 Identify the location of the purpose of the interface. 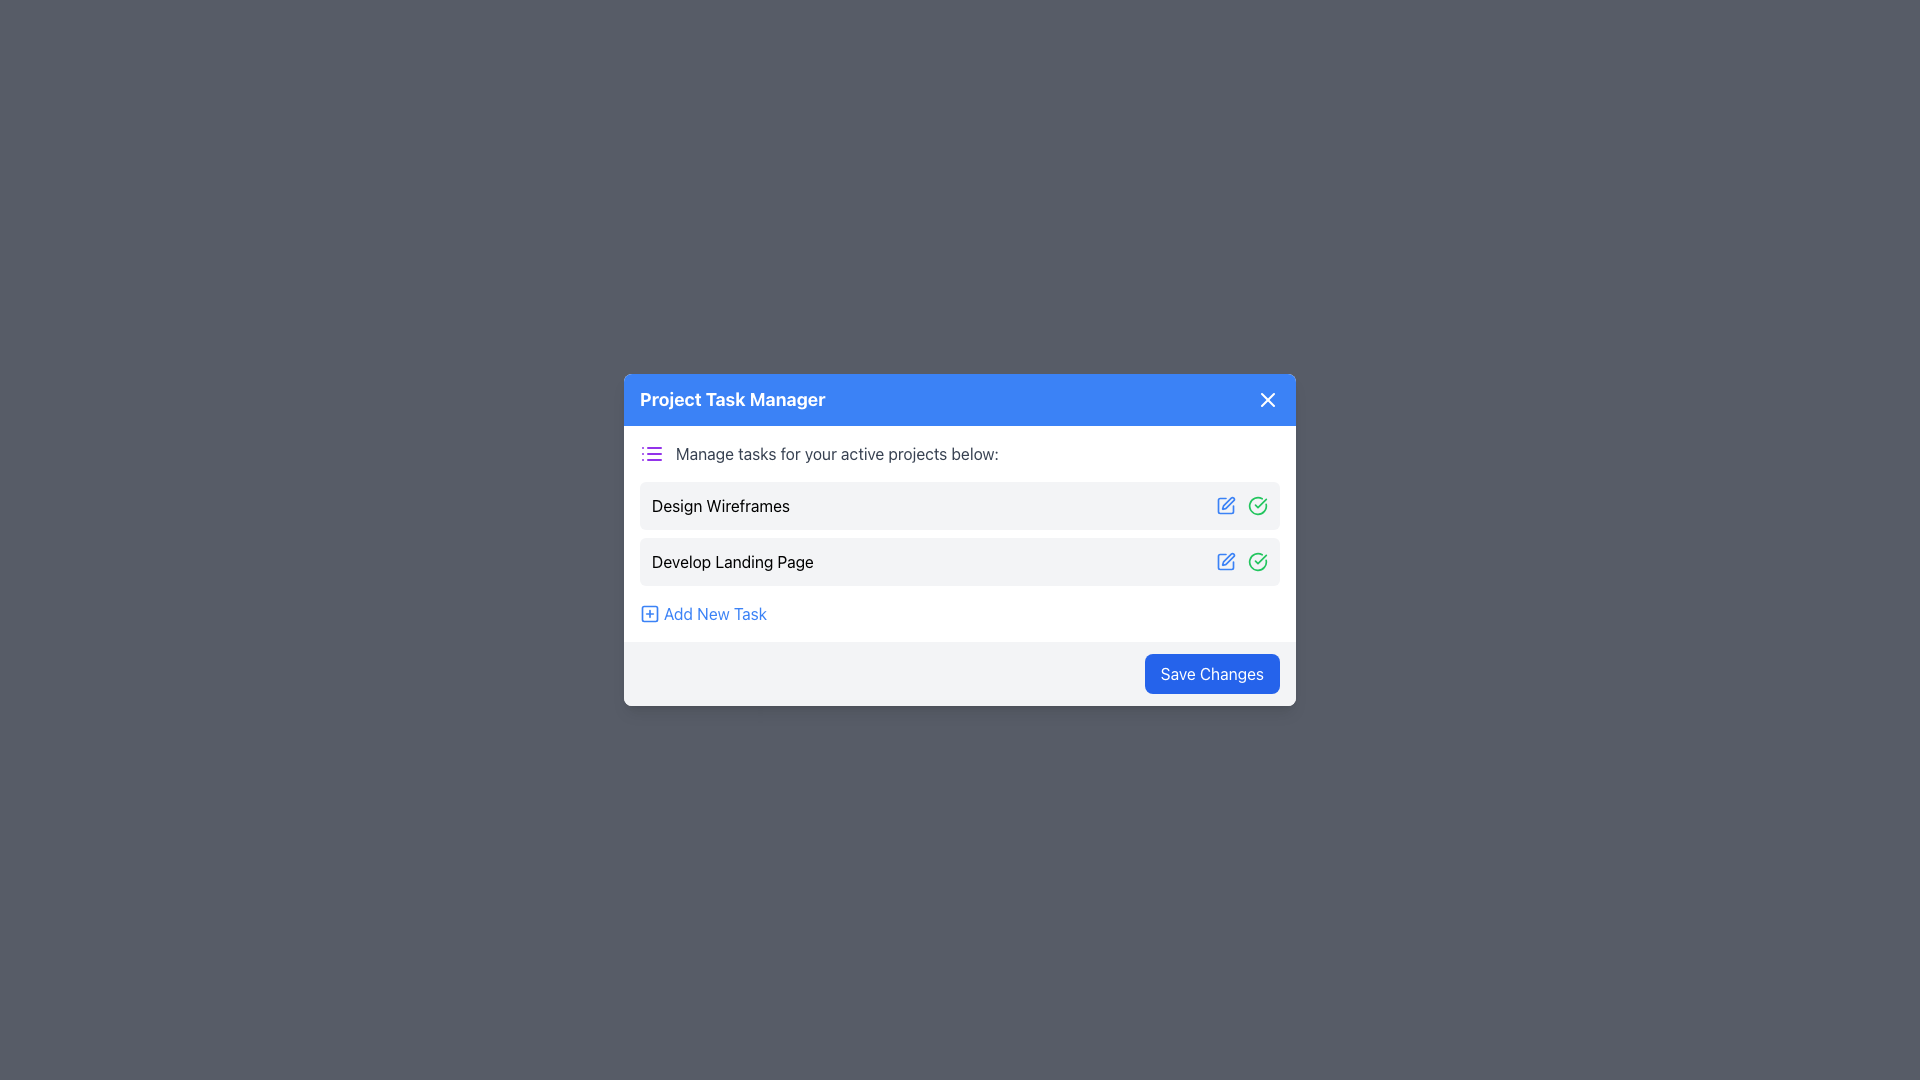
(837, 454).